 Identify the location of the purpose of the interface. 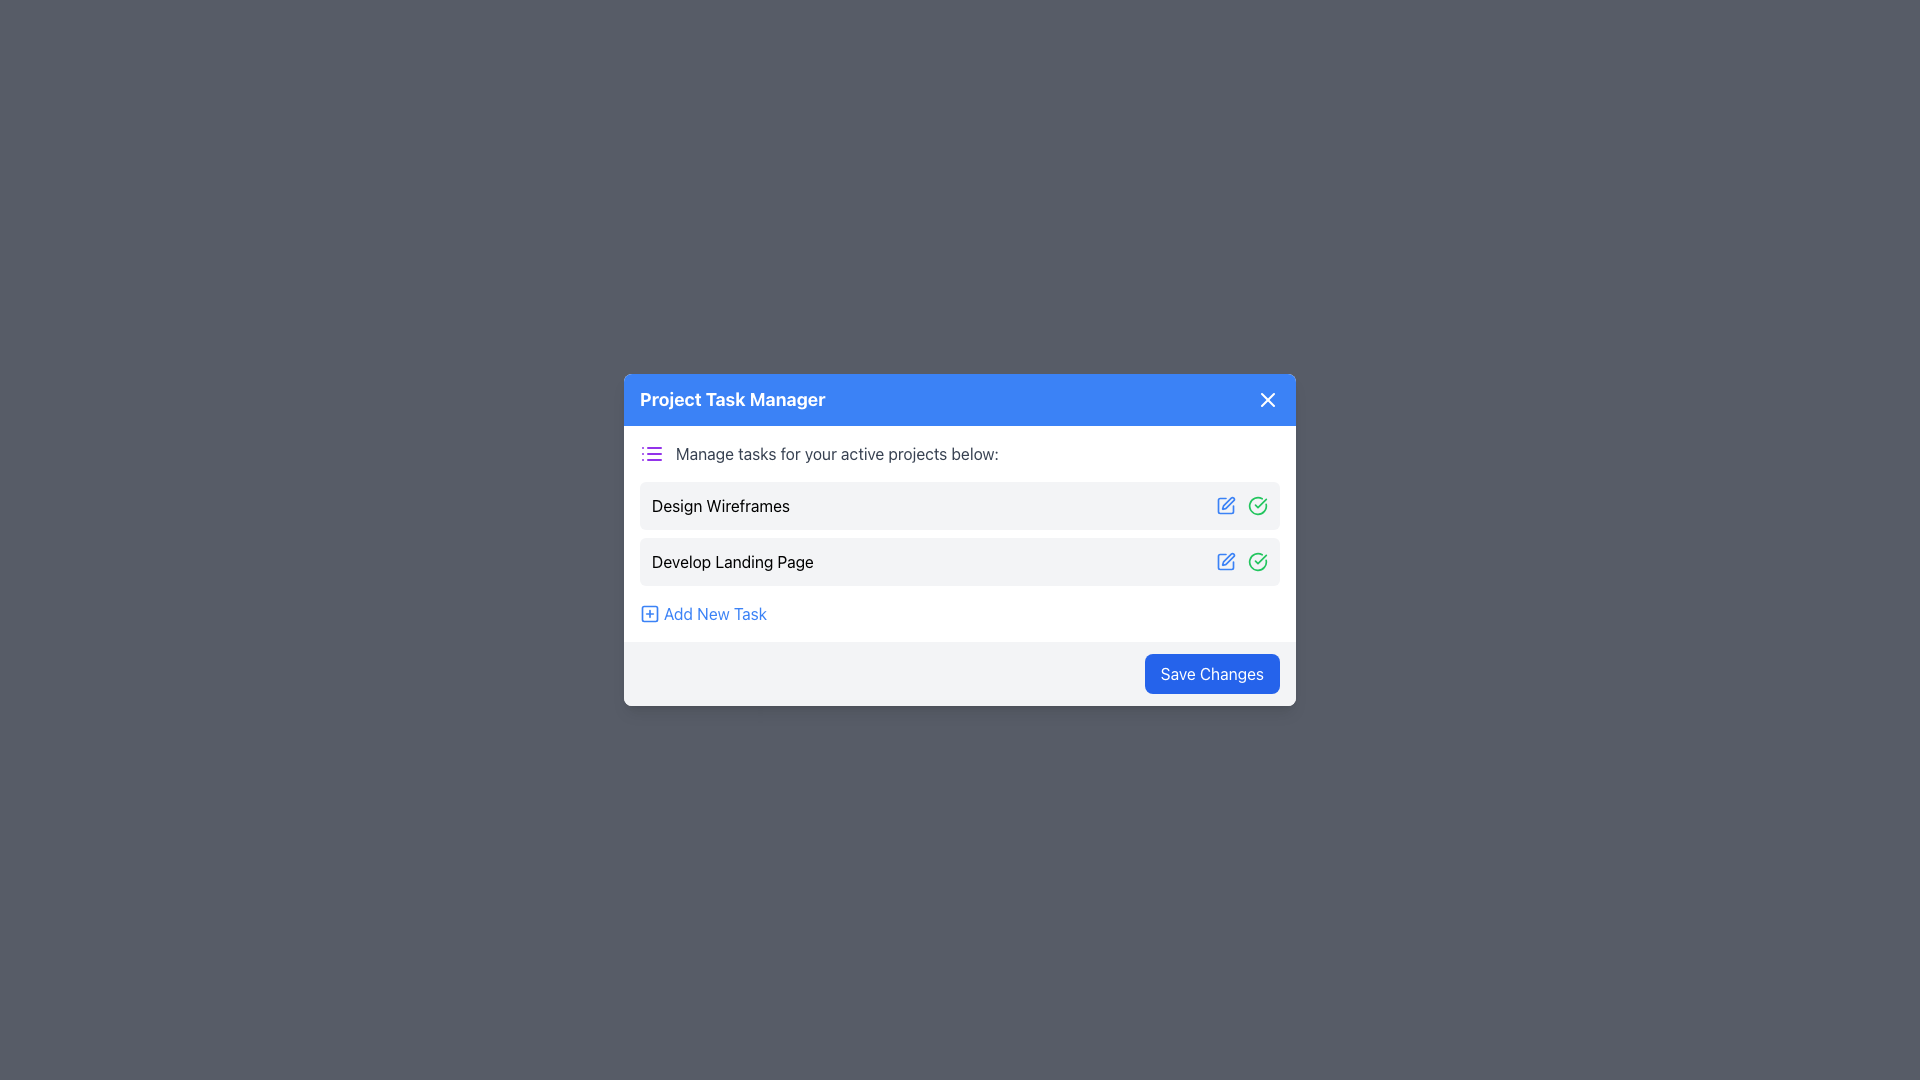
(837, 454).